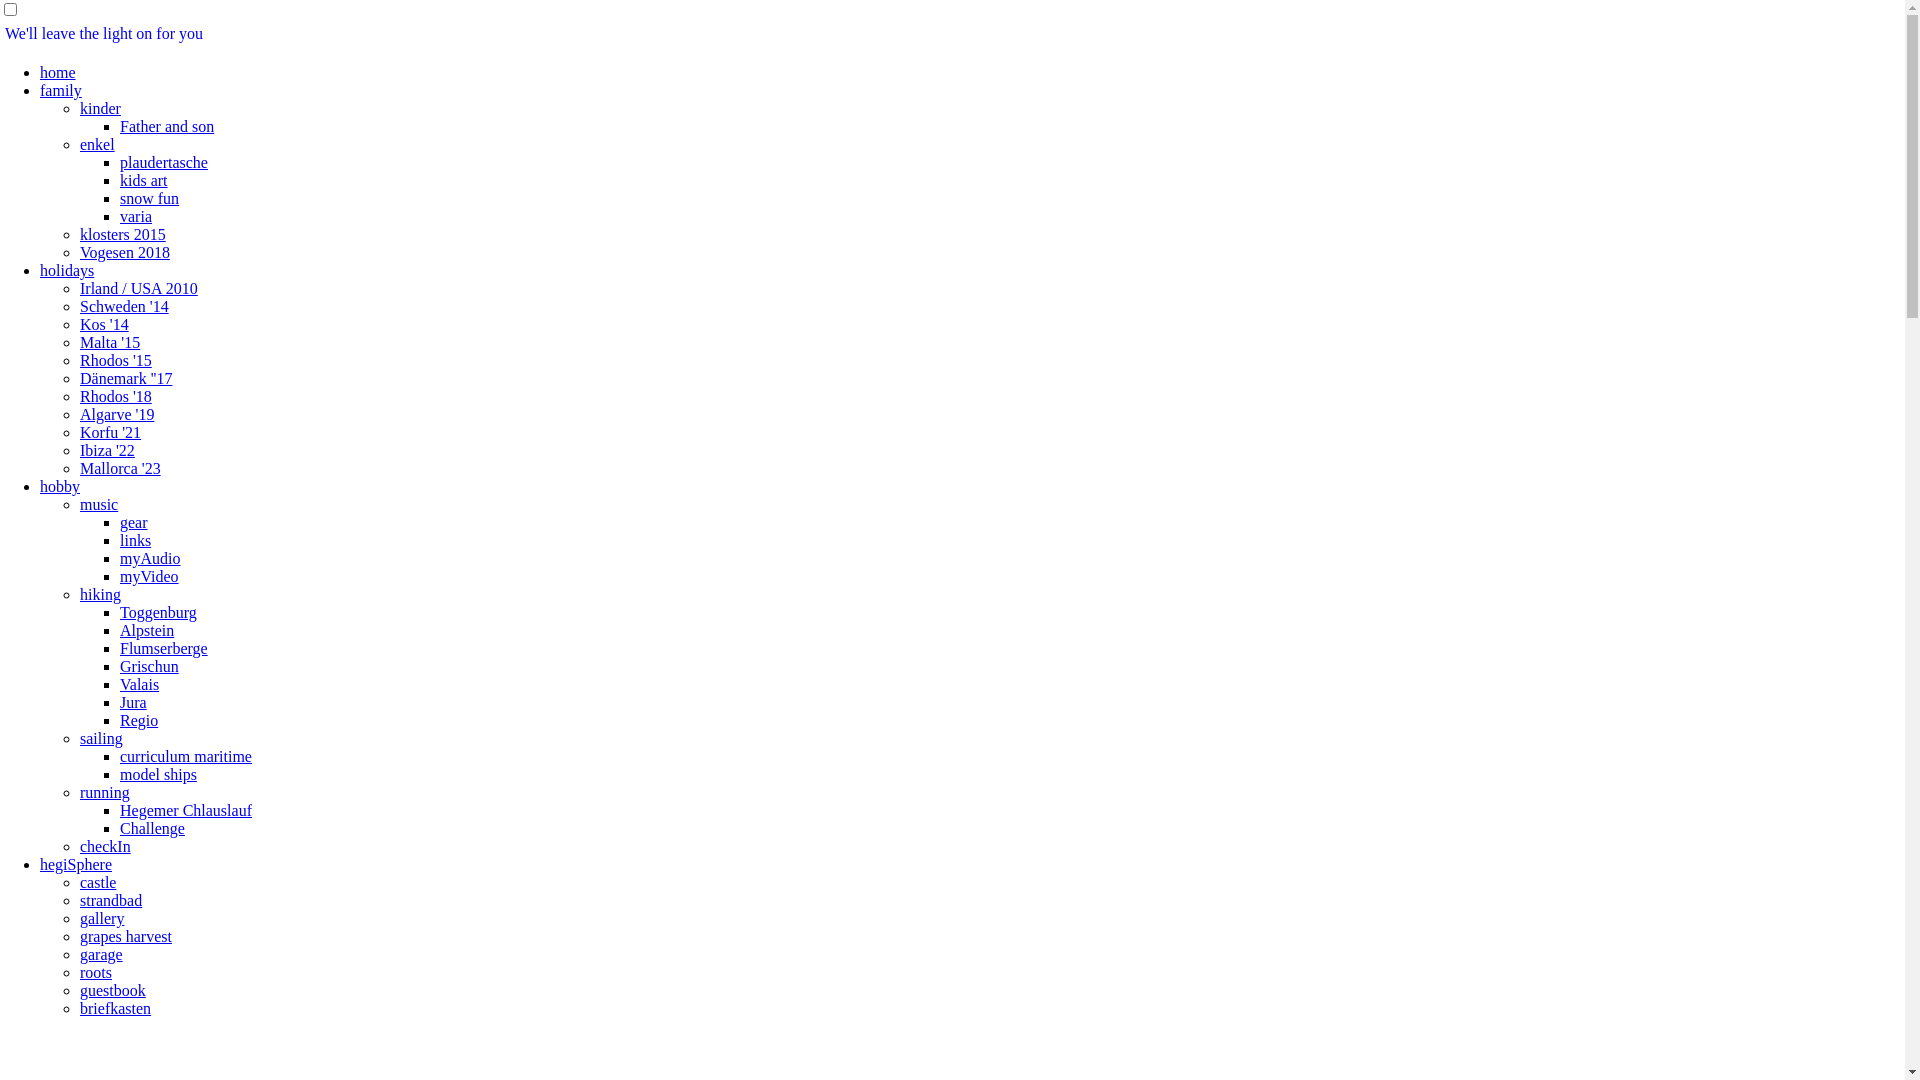 The width and height of the screenshot is (1920, 1080). I want to click on 'Grischun', so click(148, 666).